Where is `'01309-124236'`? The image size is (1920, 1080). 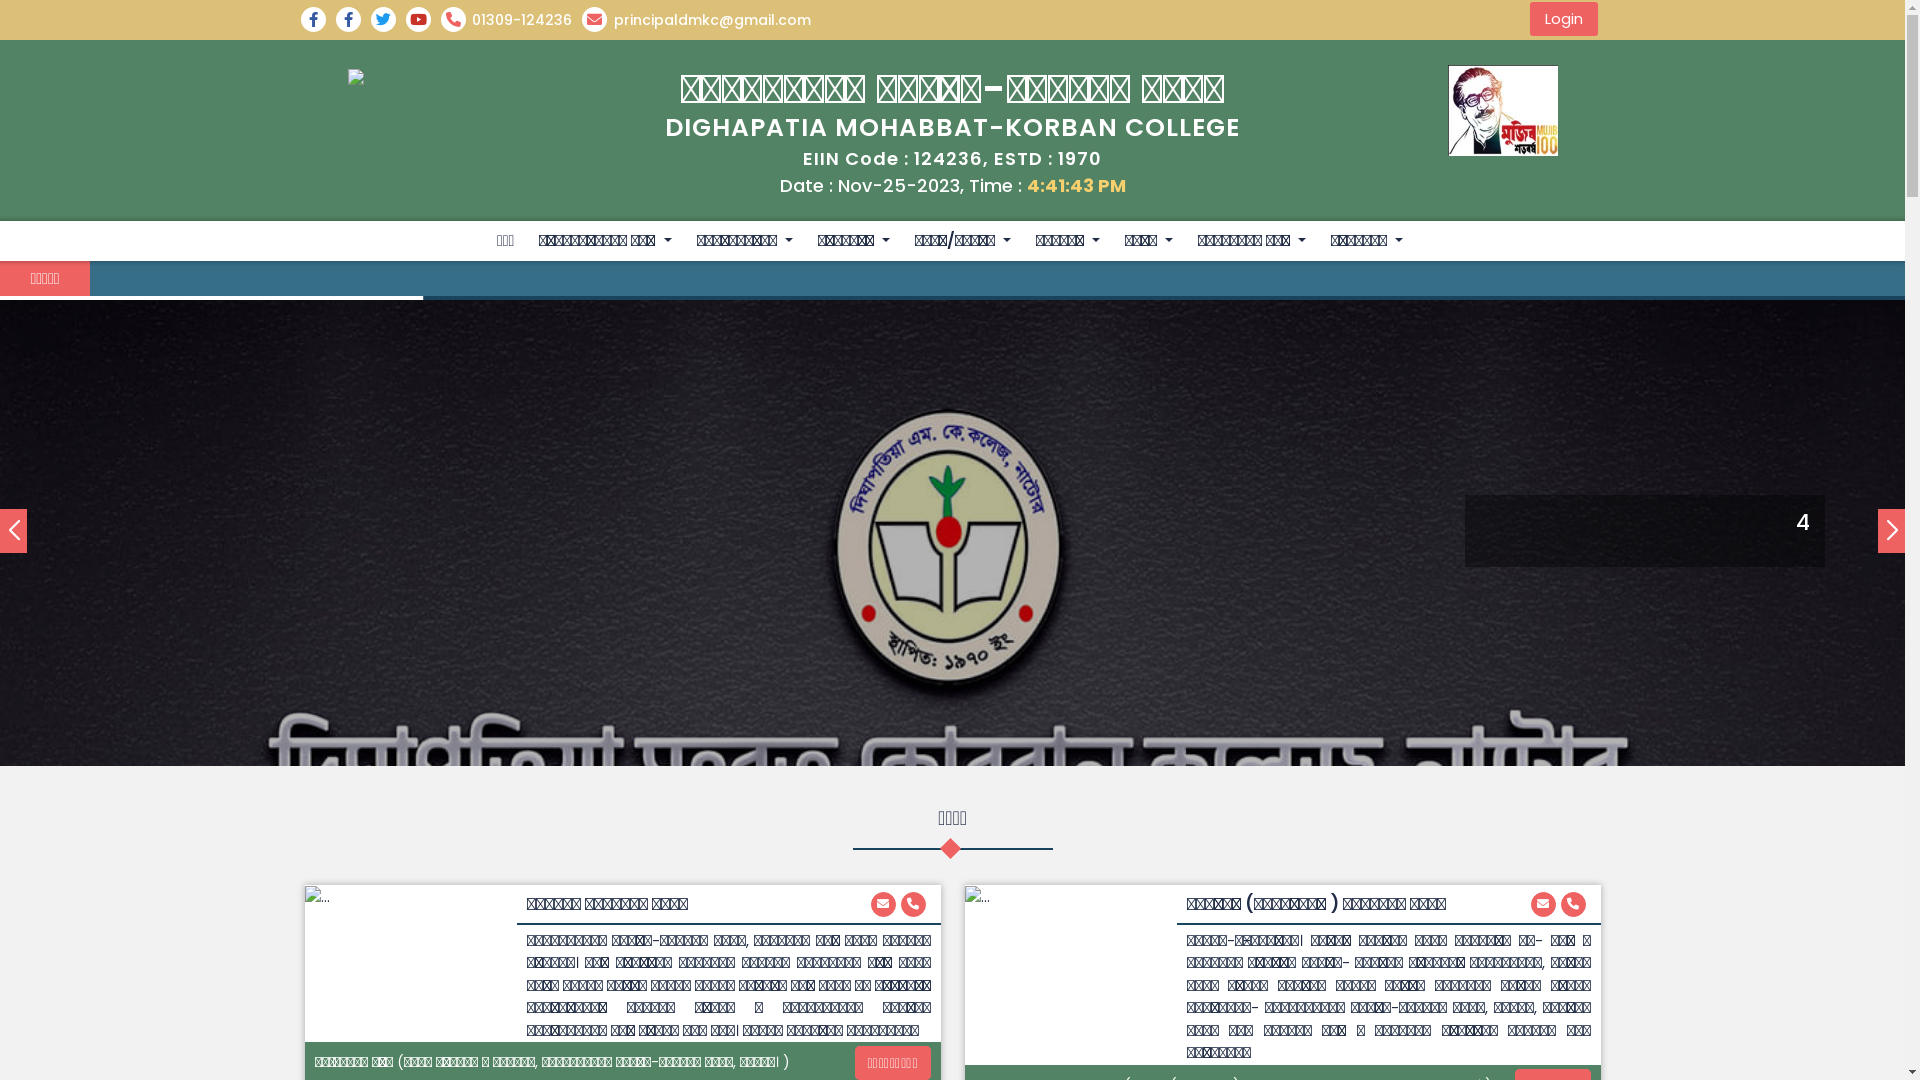 '01309-124236' is located at coordinates (439, 19).